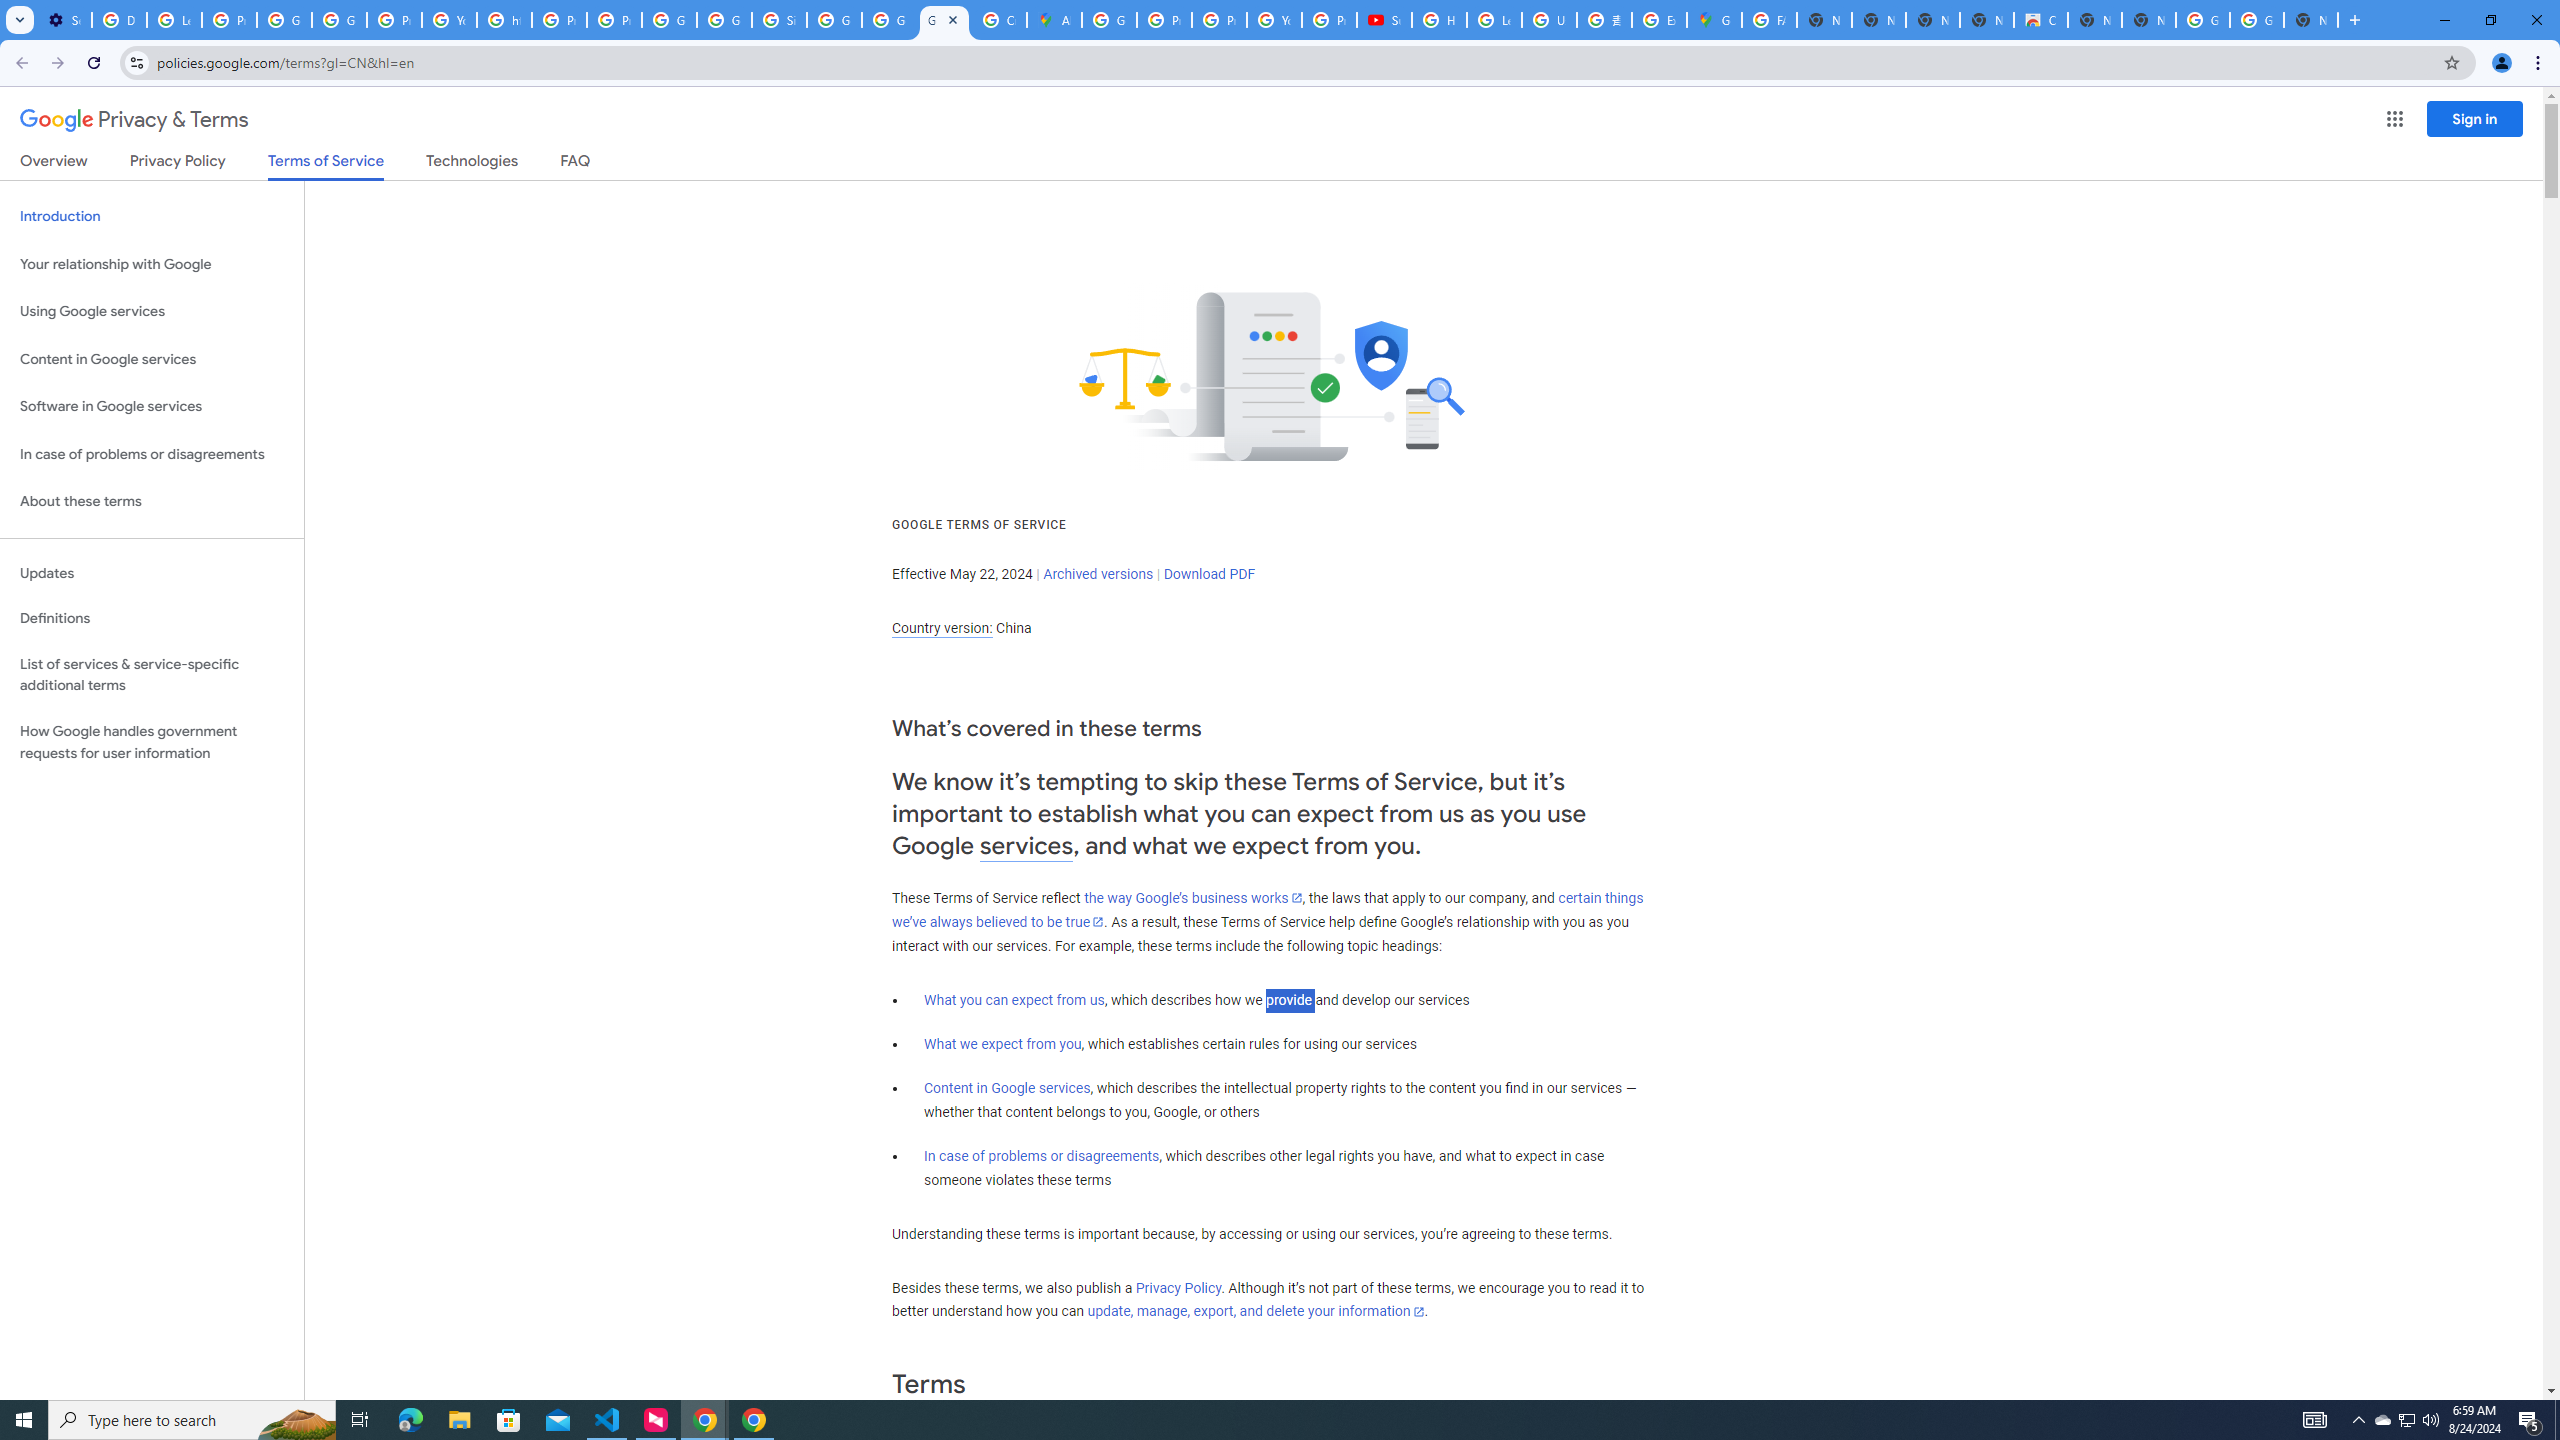  I want to click on 'In case of problems or disagreements', so click(1040, 1156).